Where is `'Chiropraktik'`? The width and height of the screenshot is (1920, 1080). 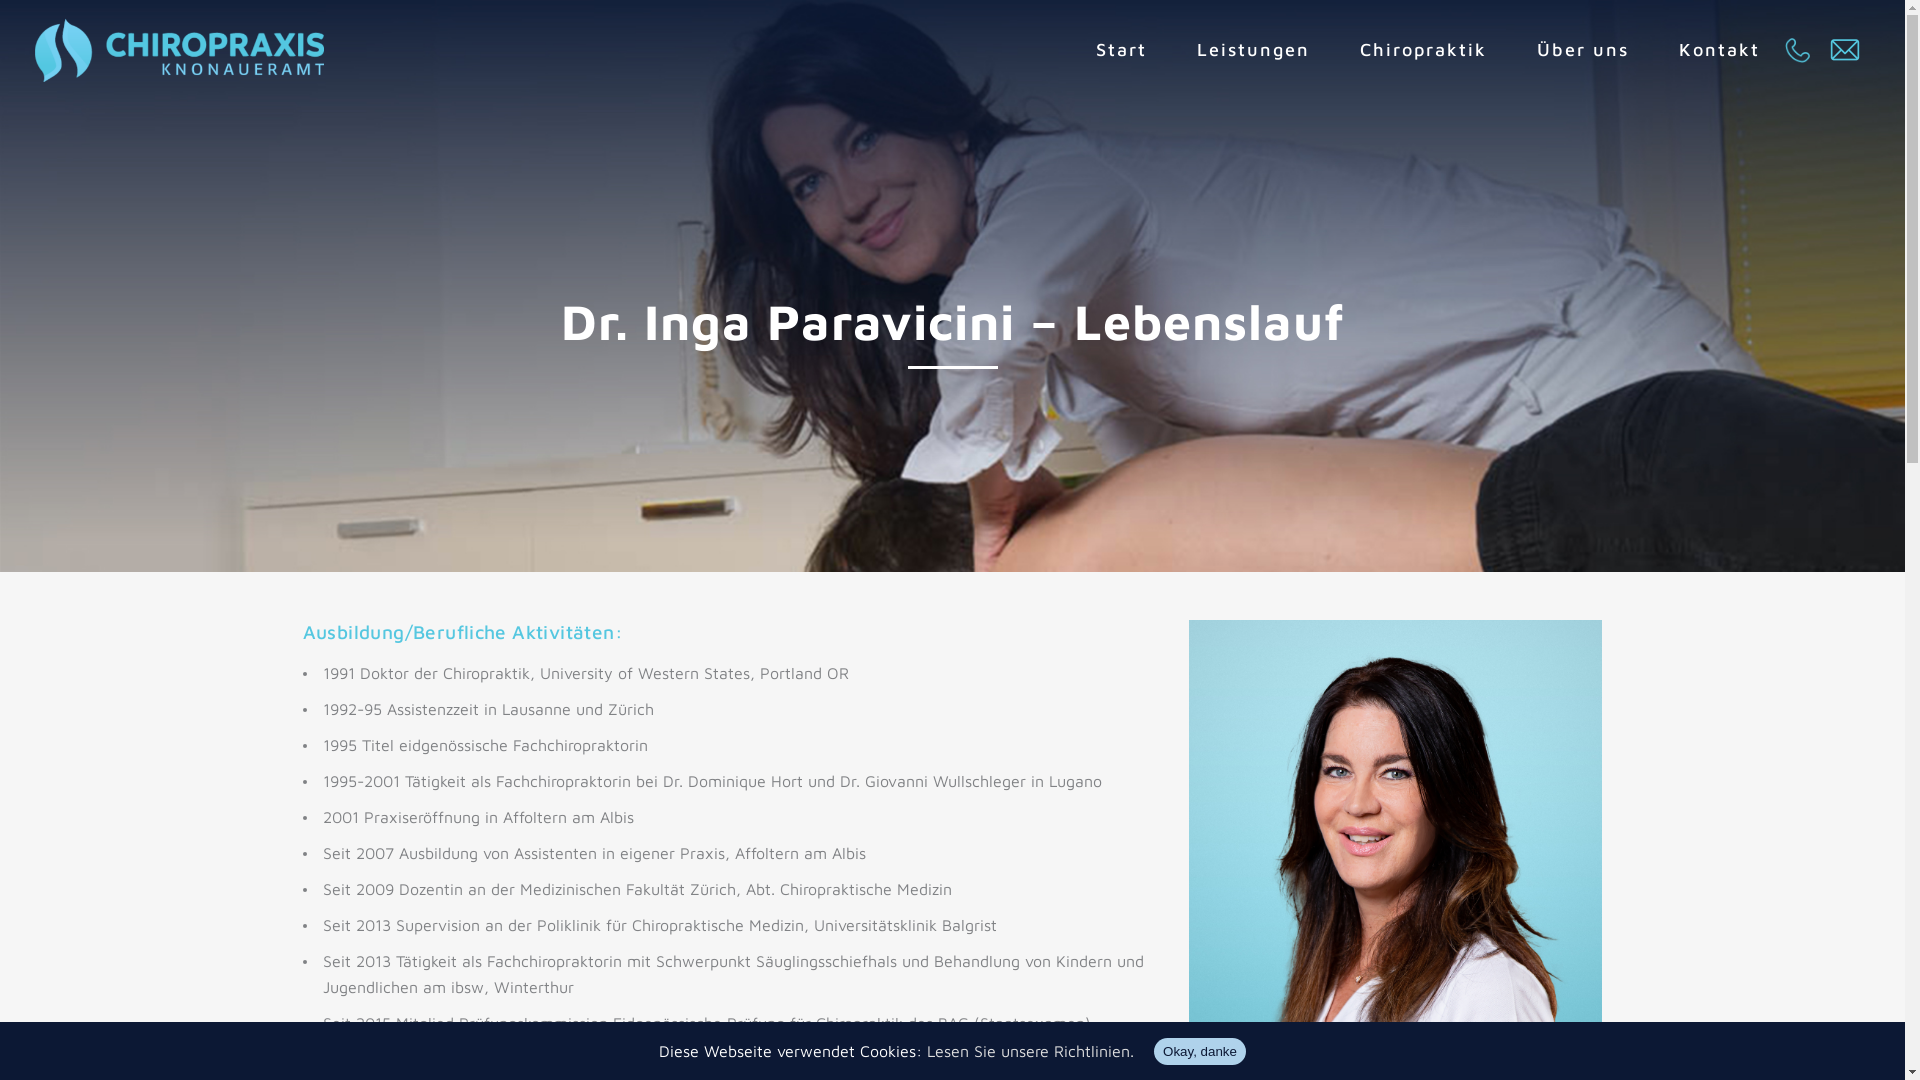 'Chiropraktik' is located at coordinates (1334, 49).